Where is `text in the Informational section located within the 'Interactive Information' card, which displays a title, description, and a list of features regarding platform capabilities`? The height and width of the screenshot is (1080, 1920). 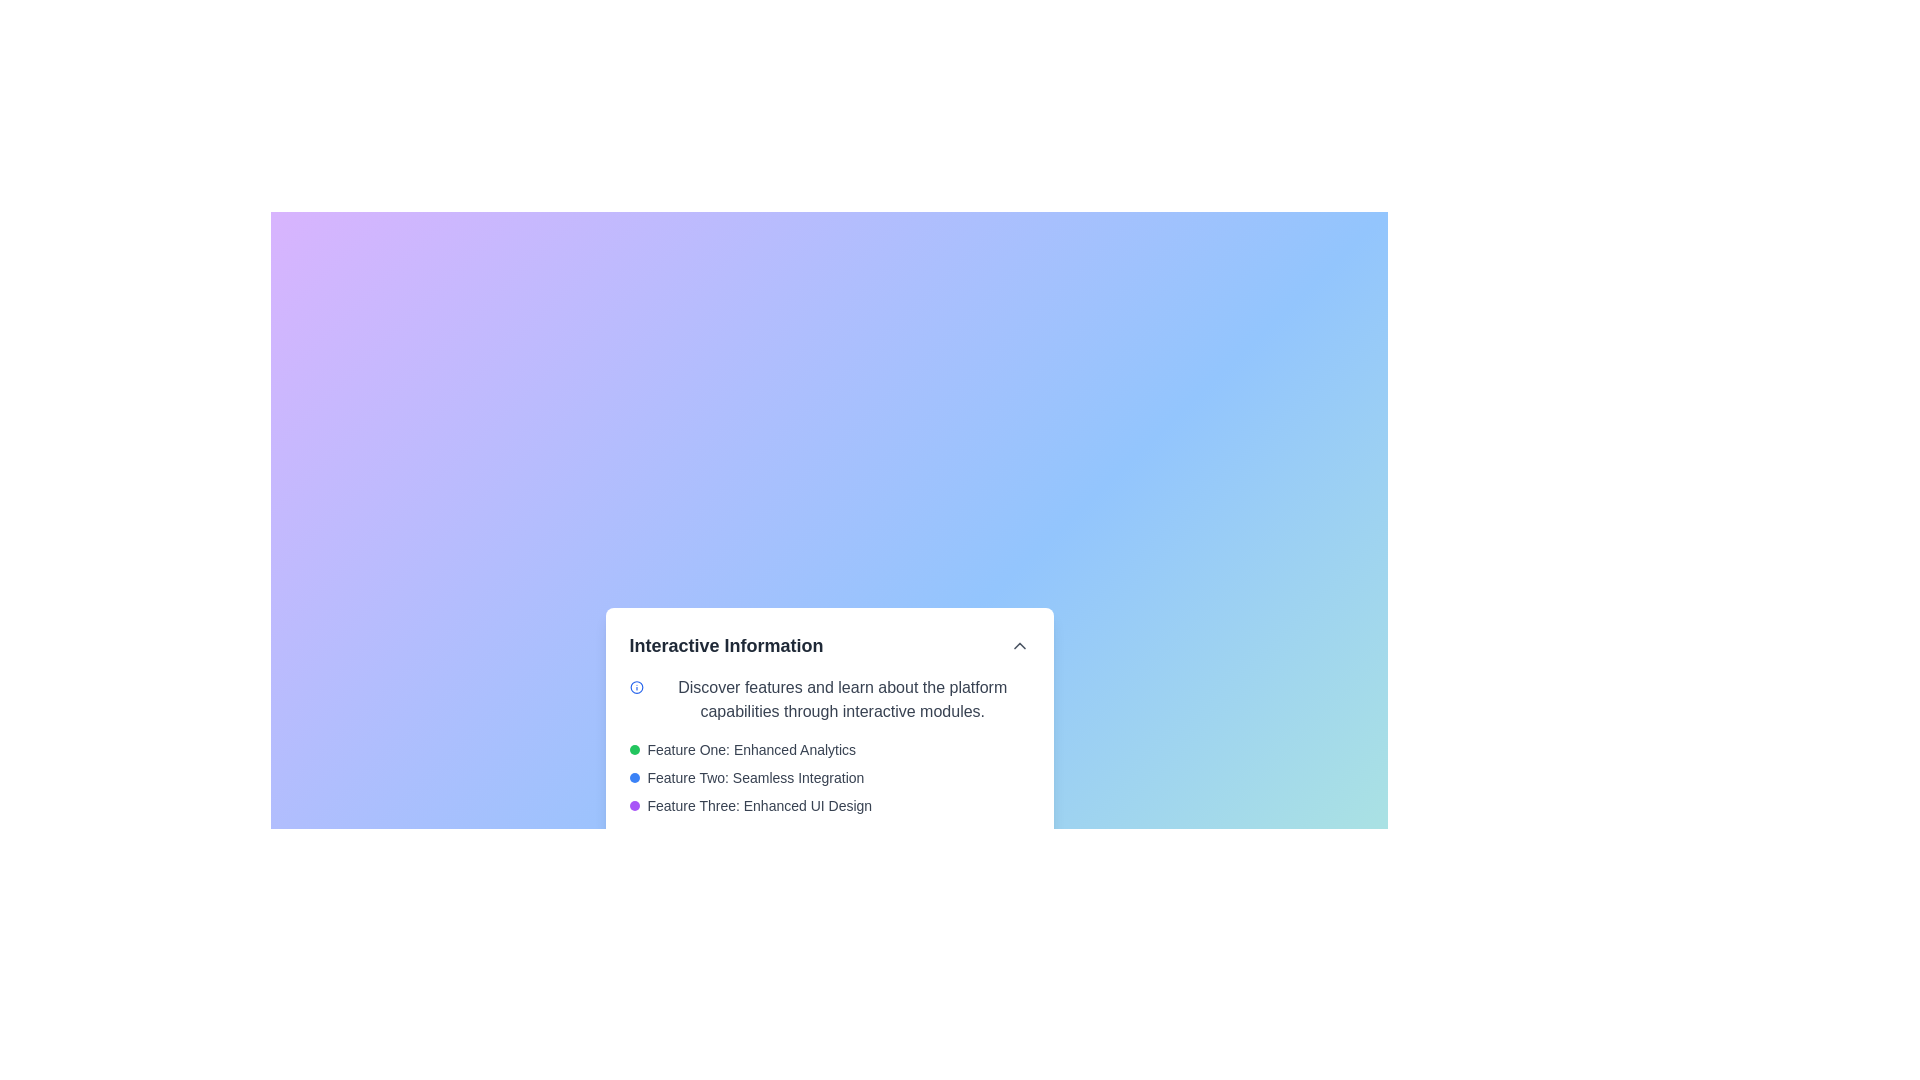
text in the Informational section located within the 'Interactive Information' card, which displays a title, description, and a list of features regarding platform capabilities is located at coordinates (829, 773).